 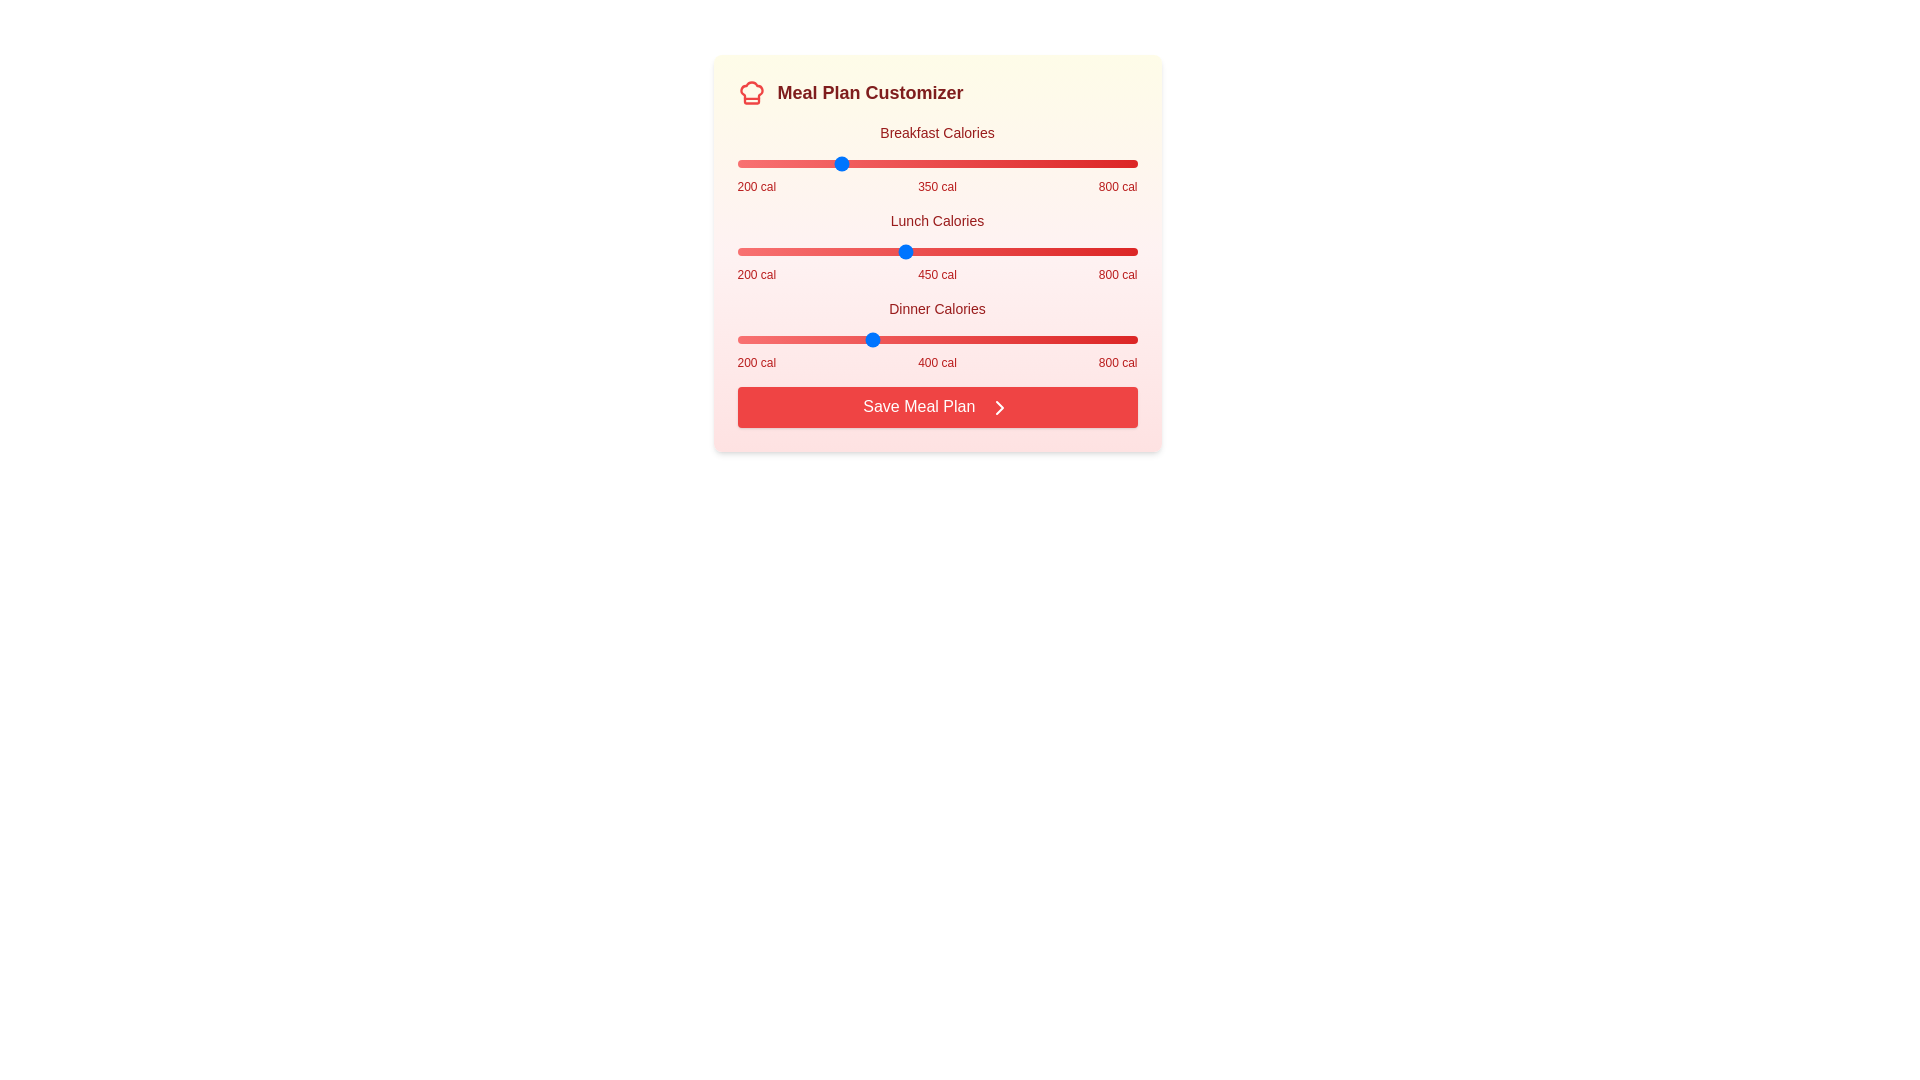 I want to click on the lunch calorie slider to 330 calories, so click(x=824, y=250).